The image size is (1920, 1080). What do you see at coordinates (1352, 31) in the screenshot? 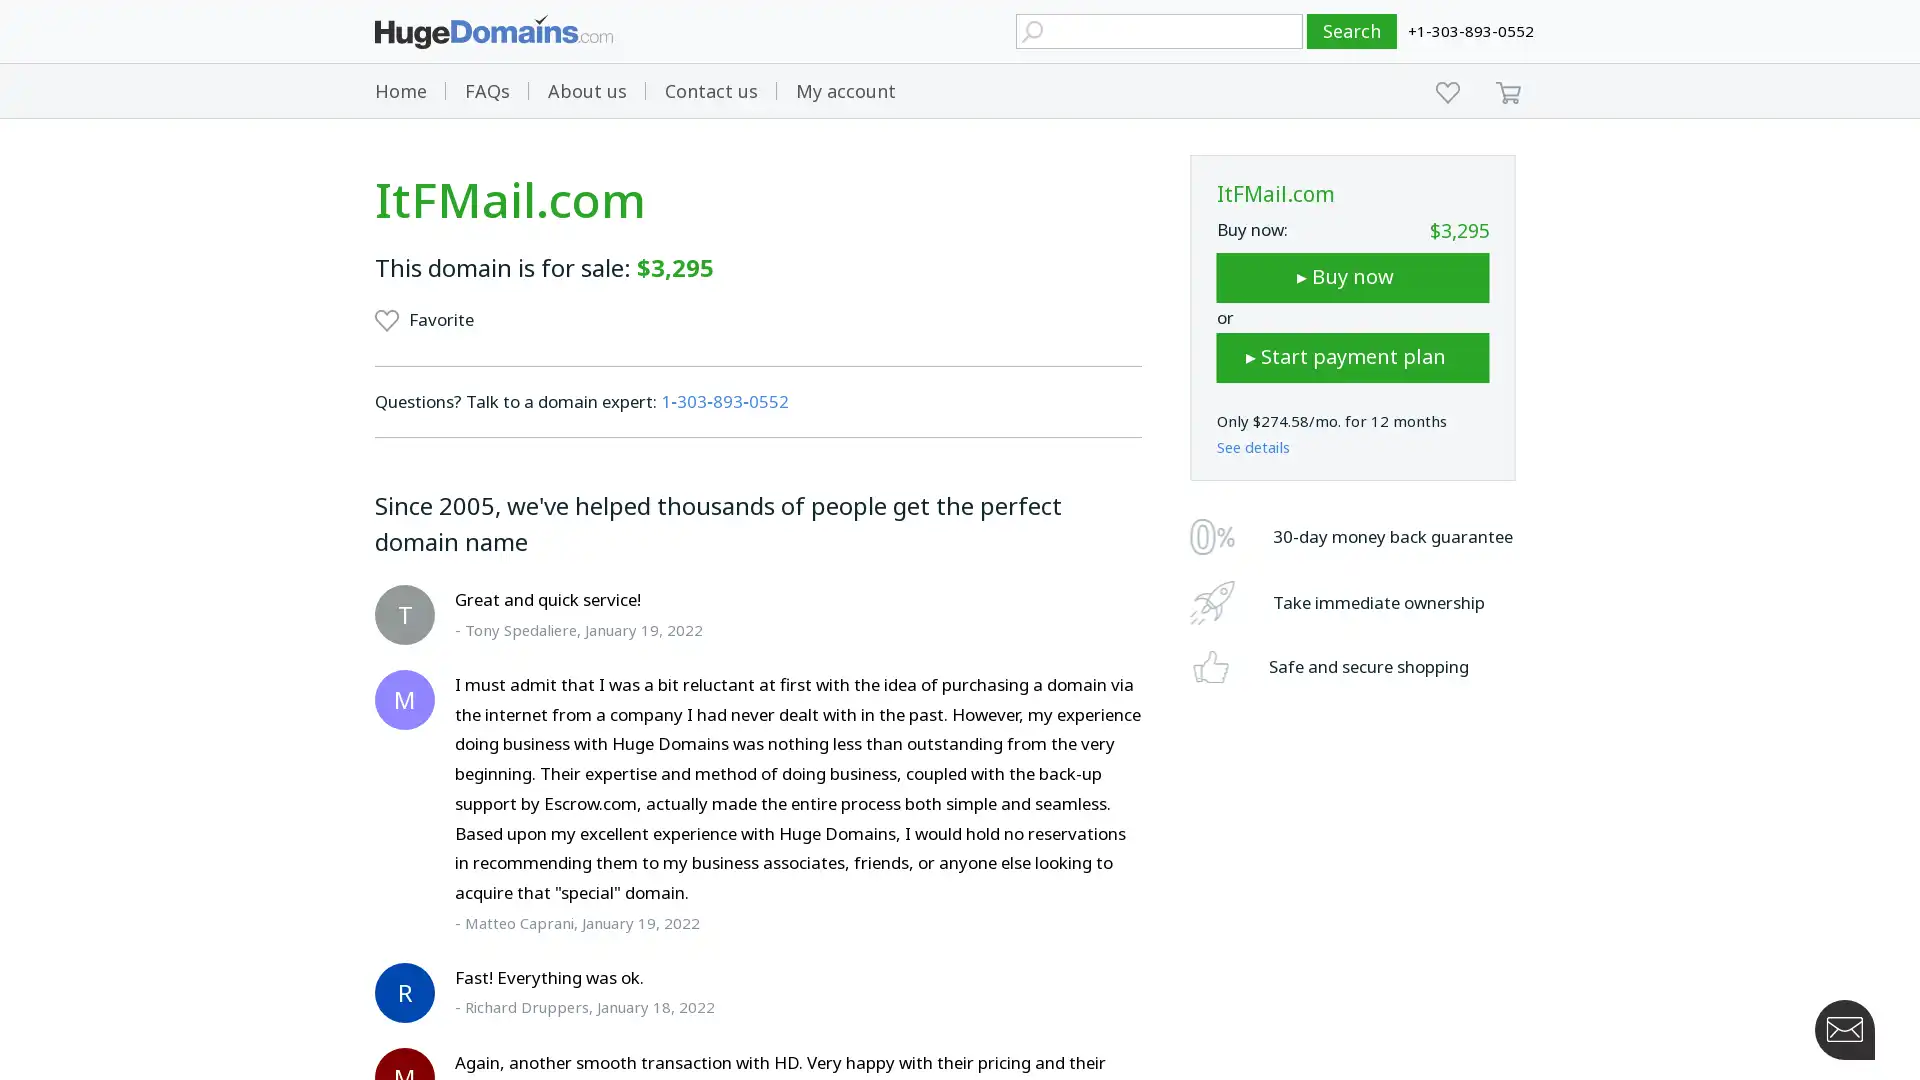
I see `Search` at bounding box center [1352, 31].